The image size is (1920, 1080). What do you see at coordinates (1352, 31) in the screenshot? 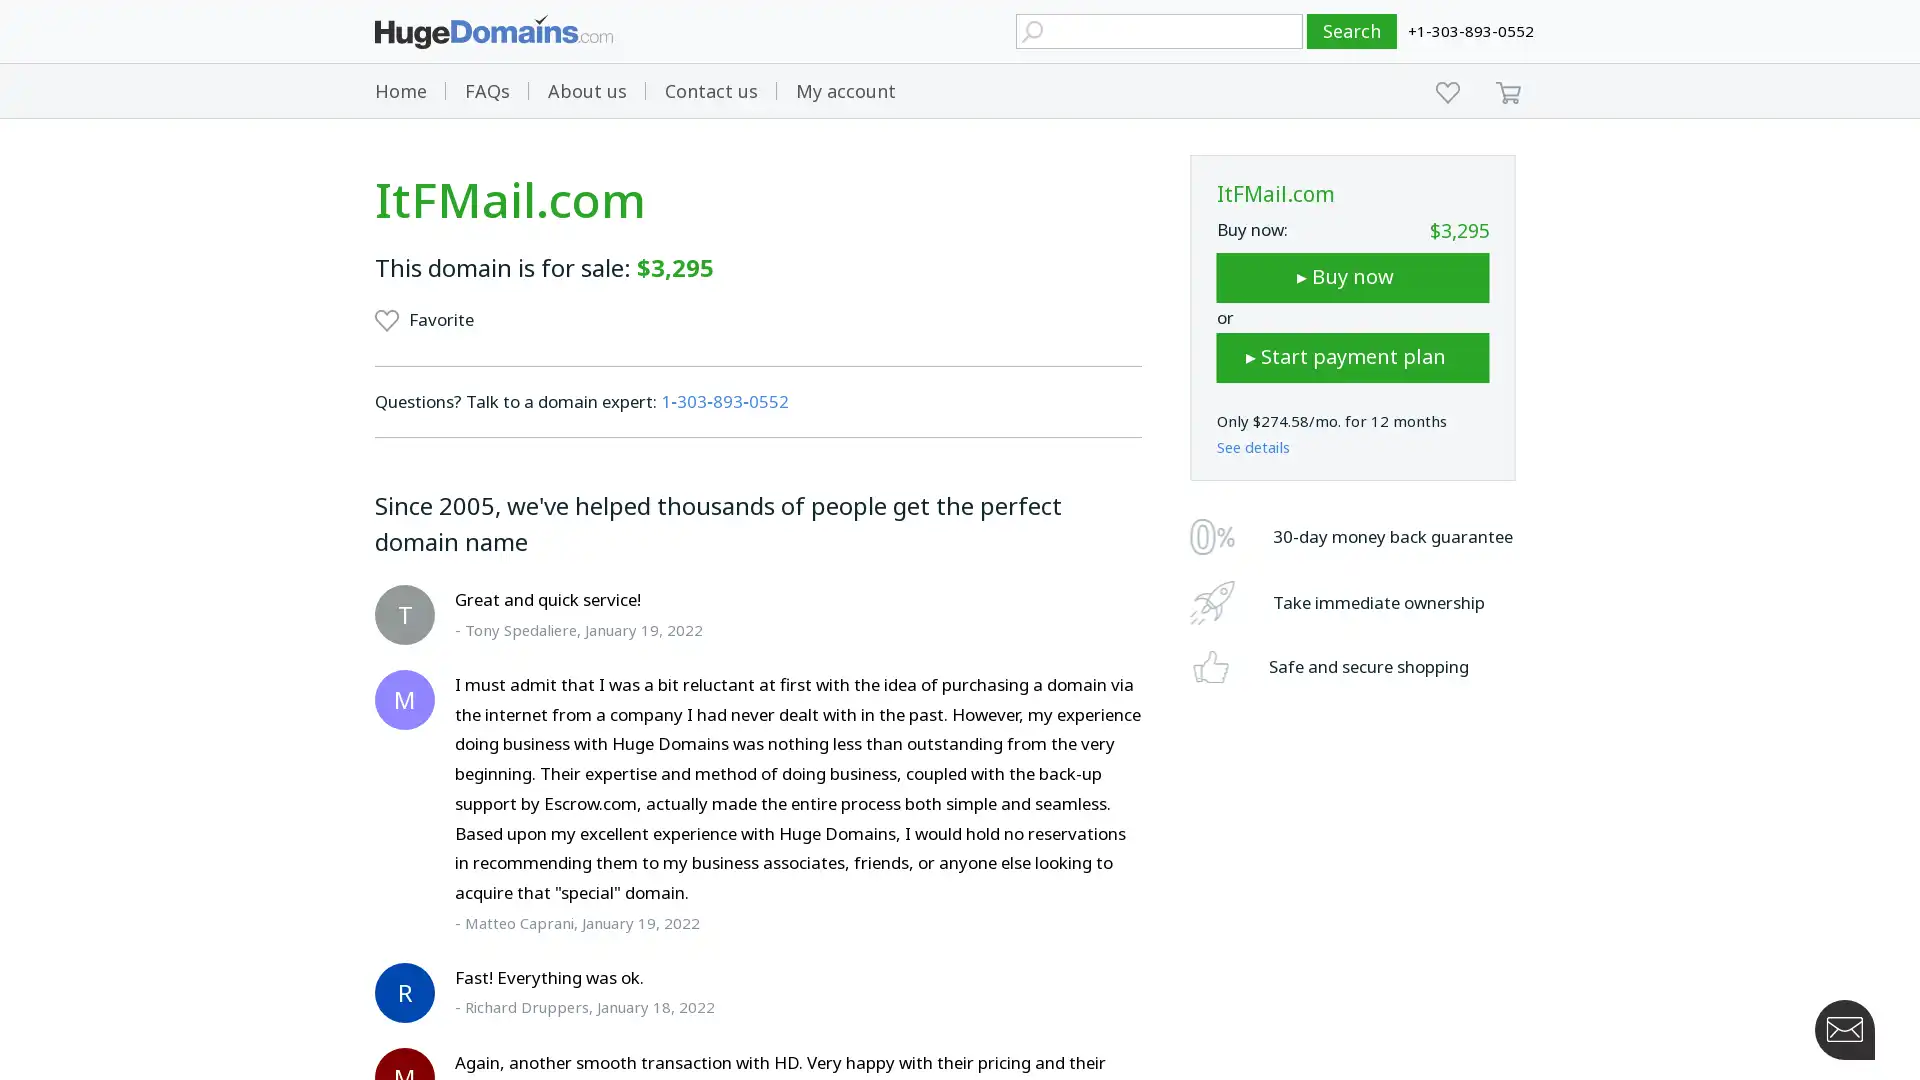
I see `Search` at bounding box center [1352, 31].